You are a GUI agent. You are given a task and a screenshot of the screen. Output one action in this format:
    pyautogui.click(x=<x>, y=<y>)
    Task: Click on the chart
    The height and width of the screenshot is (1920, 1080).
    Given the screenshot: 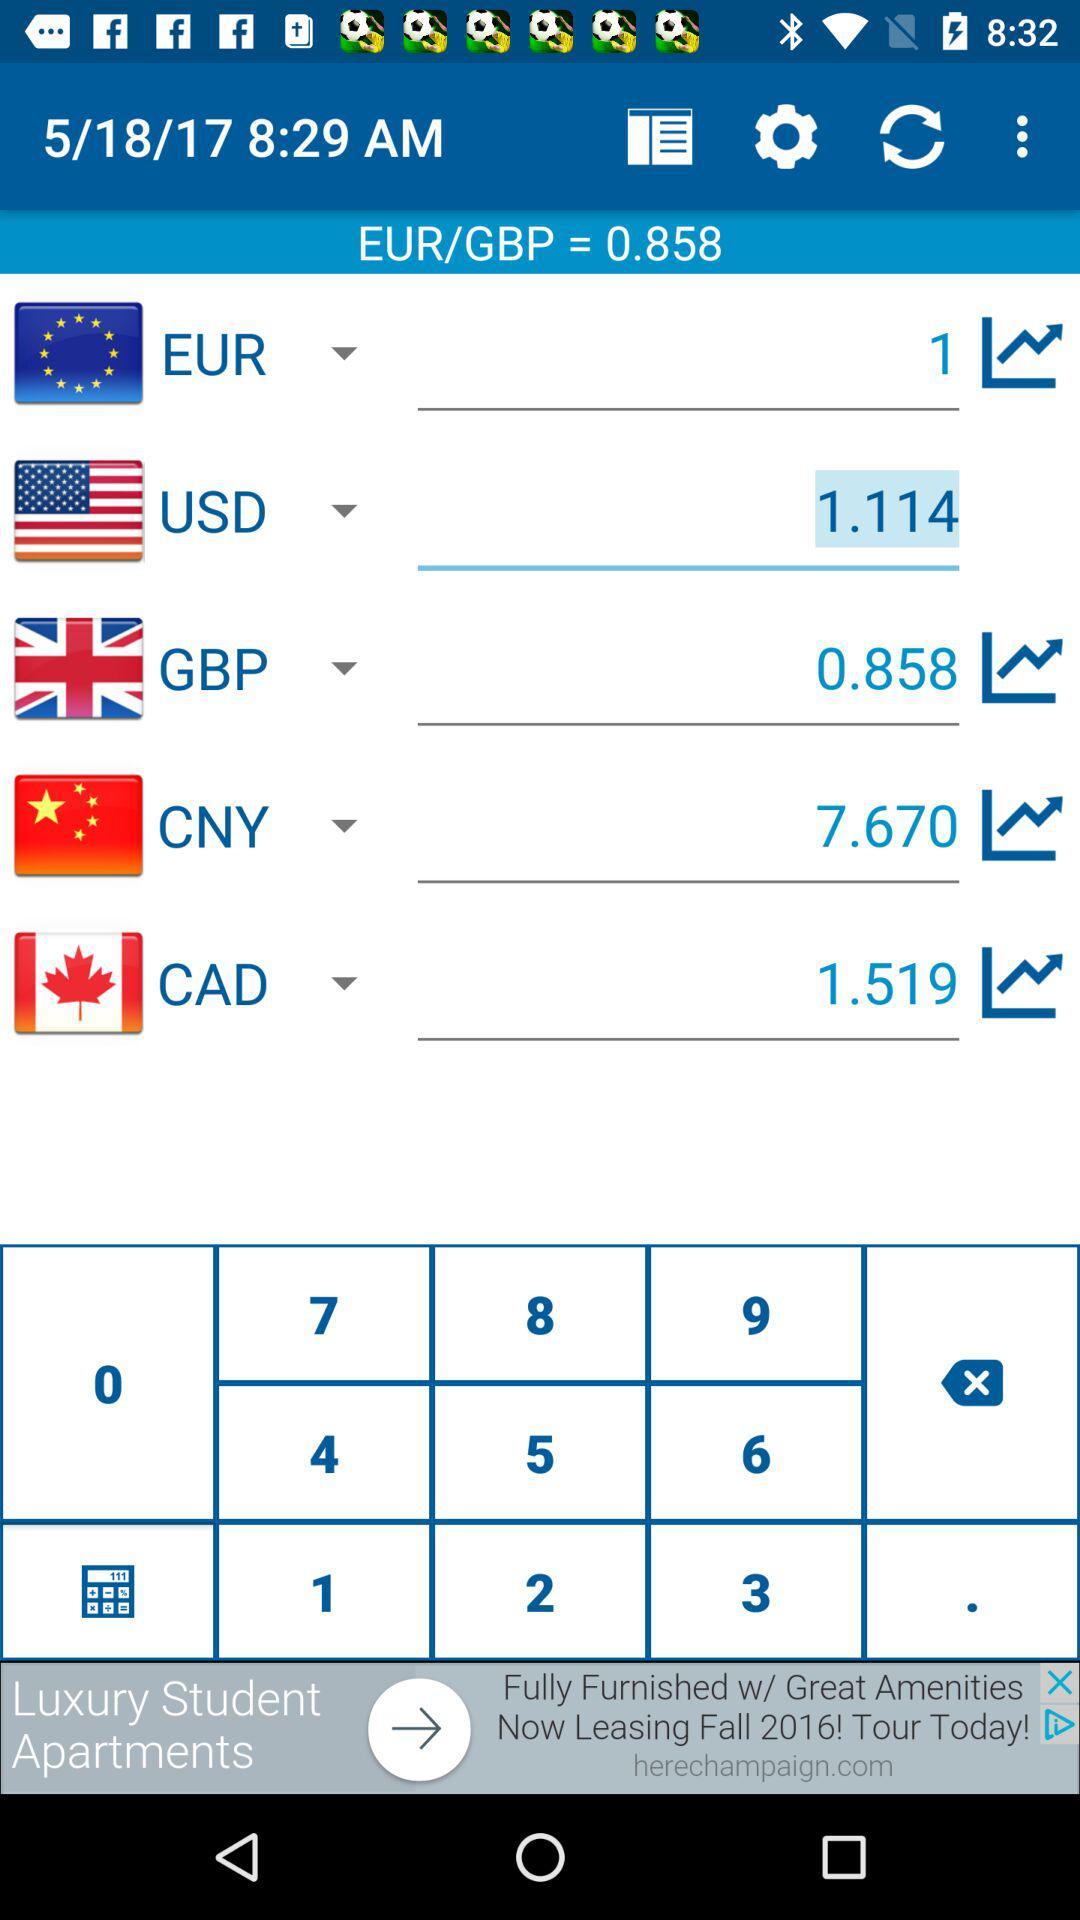 What is the action you would take?
    pyautogui.click(x=1022, y=982)
    